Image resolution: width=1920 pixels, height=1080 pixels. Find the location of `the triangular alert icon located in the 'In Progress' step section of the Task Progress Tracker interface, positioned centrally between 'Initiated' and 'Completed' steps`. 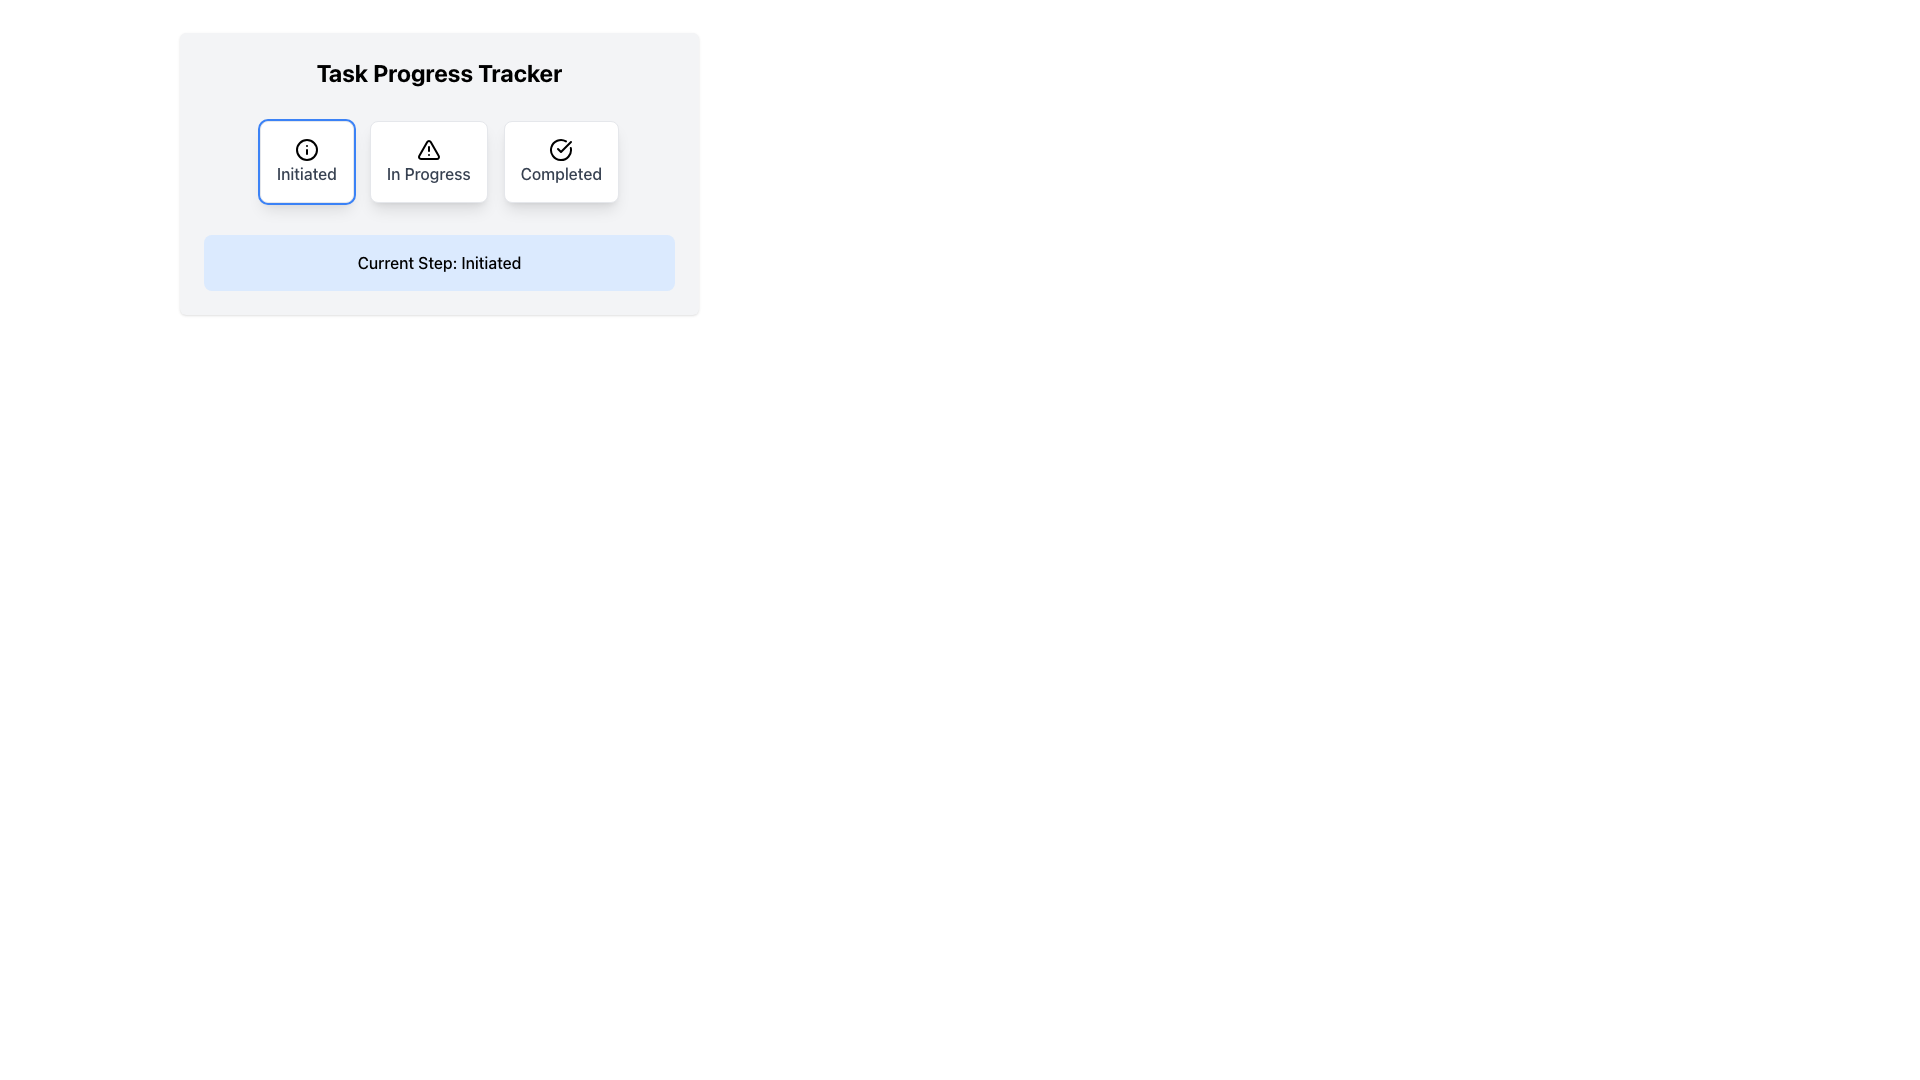

the triangular alert icon located in the 'In Progress' step section of the Task Progress Tracker interface, positioned centrally between 'Initiated' and 'Completed' steps is located at coordinates (427, 149).